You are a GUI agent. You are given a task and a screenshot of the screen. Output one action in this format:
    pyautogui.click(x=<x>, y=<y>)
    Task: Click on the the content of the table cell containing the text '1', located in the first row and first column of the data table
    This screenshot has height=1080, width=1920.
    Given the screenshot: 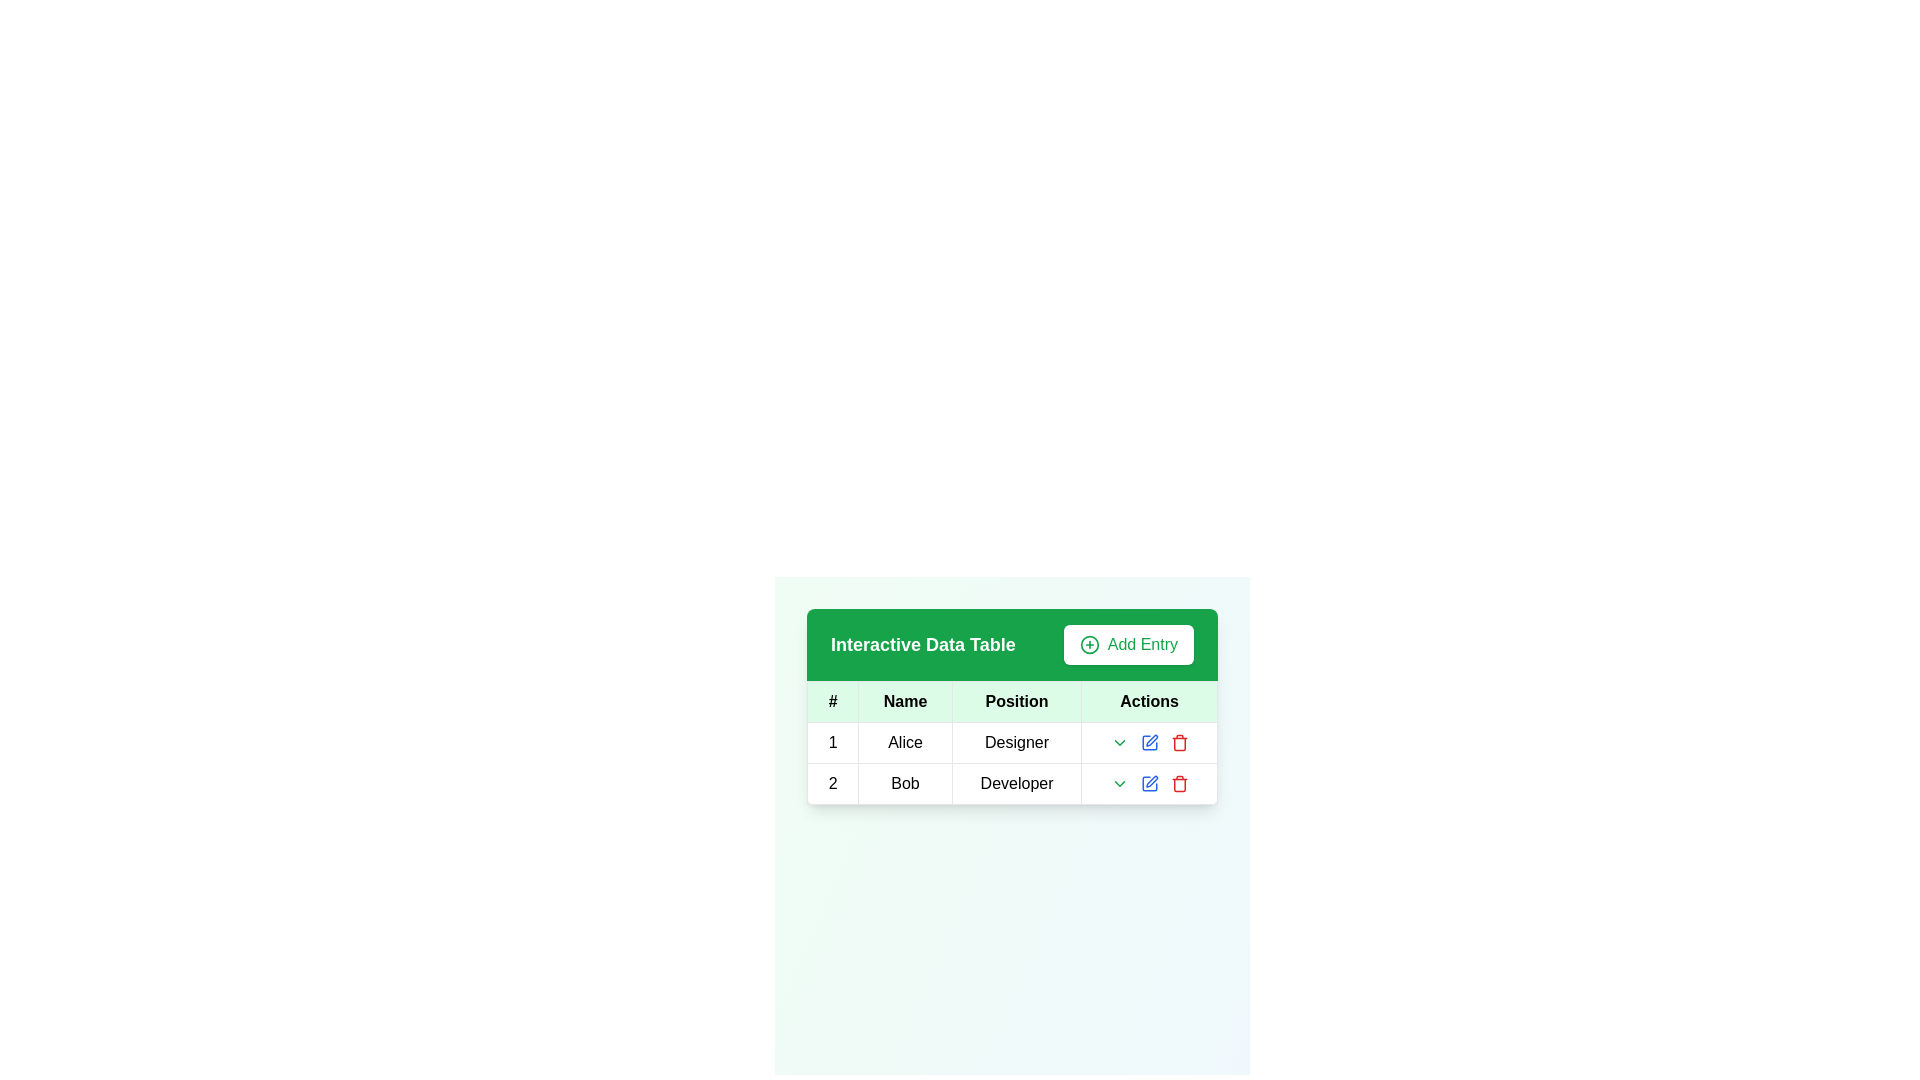 What is the action you would take?
    pyautogui.click(x=833, y=743)
    